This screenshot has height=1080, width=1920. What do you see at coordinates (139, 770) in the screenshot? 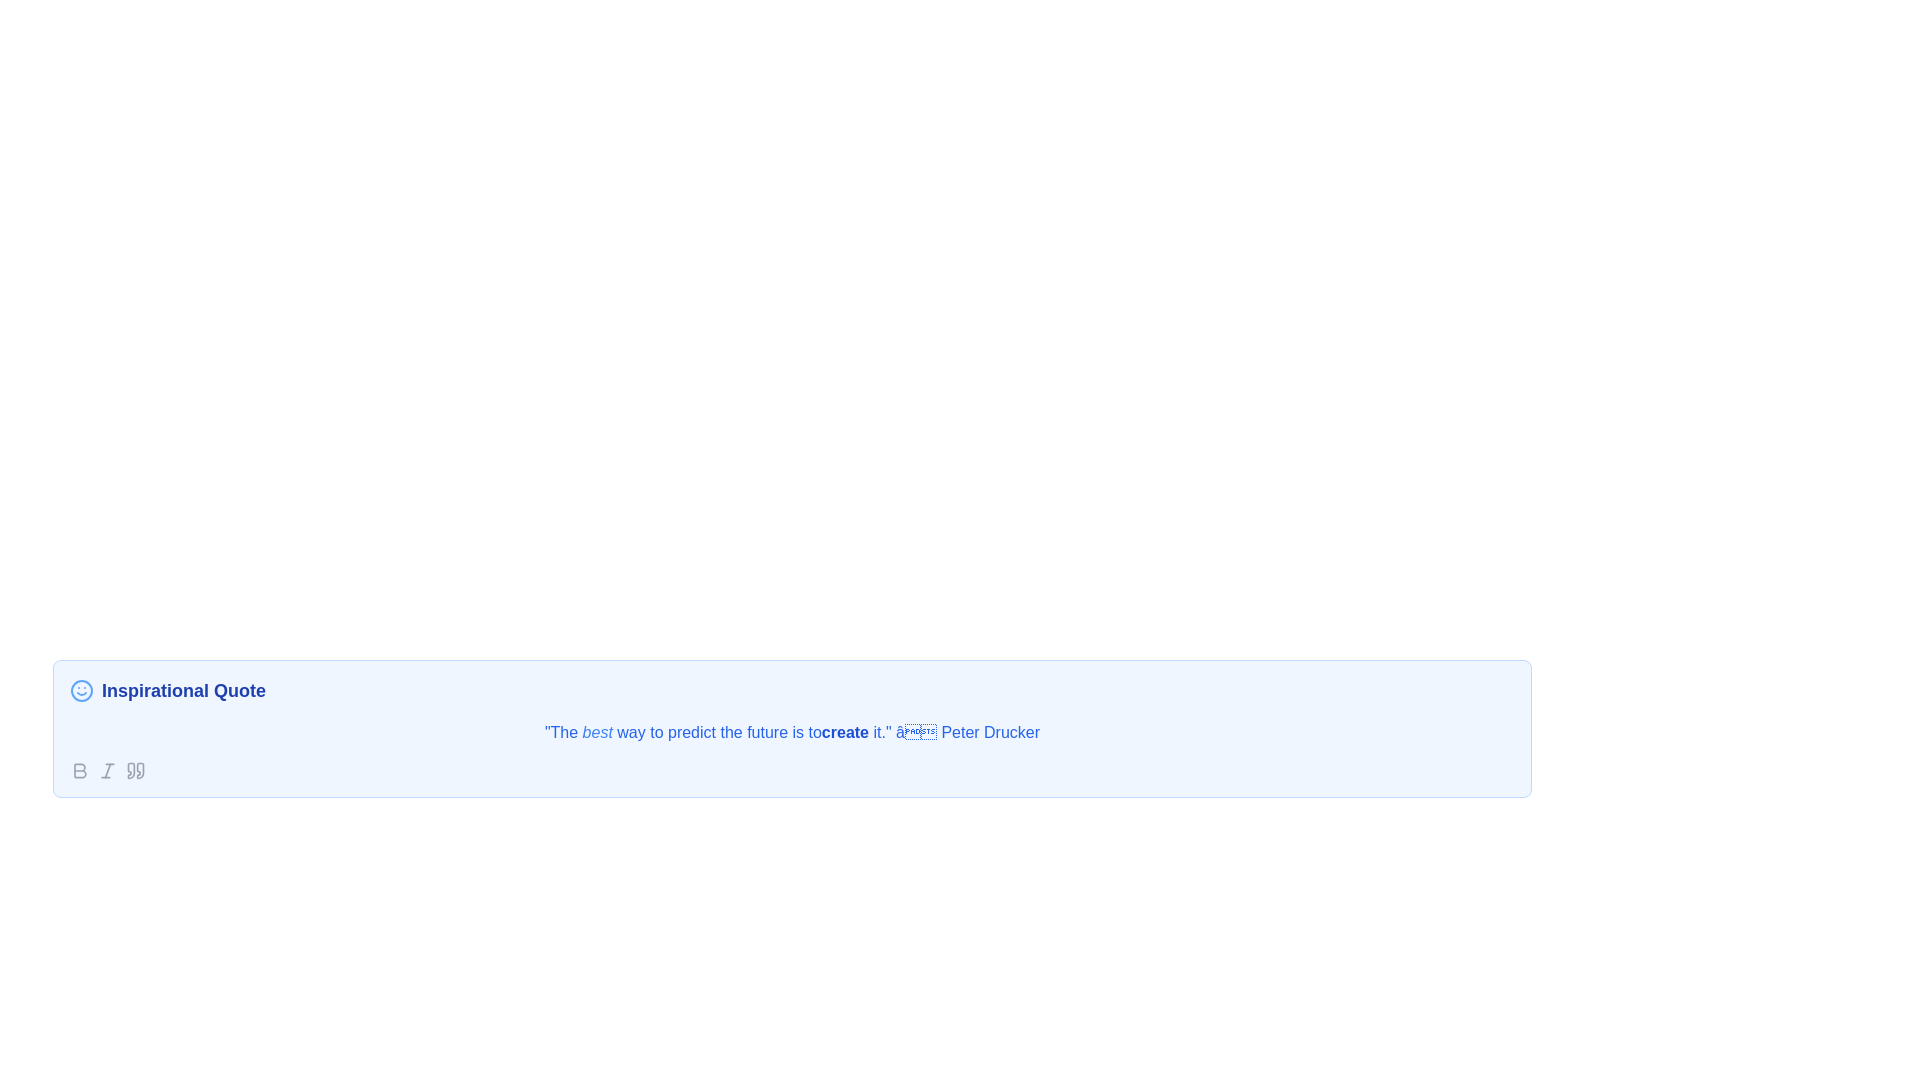
I see `closing quotation mark icon located near the bottom-right corner of the text section, which visually represents the end of a quoted passage` at bounding box center [139, 770].